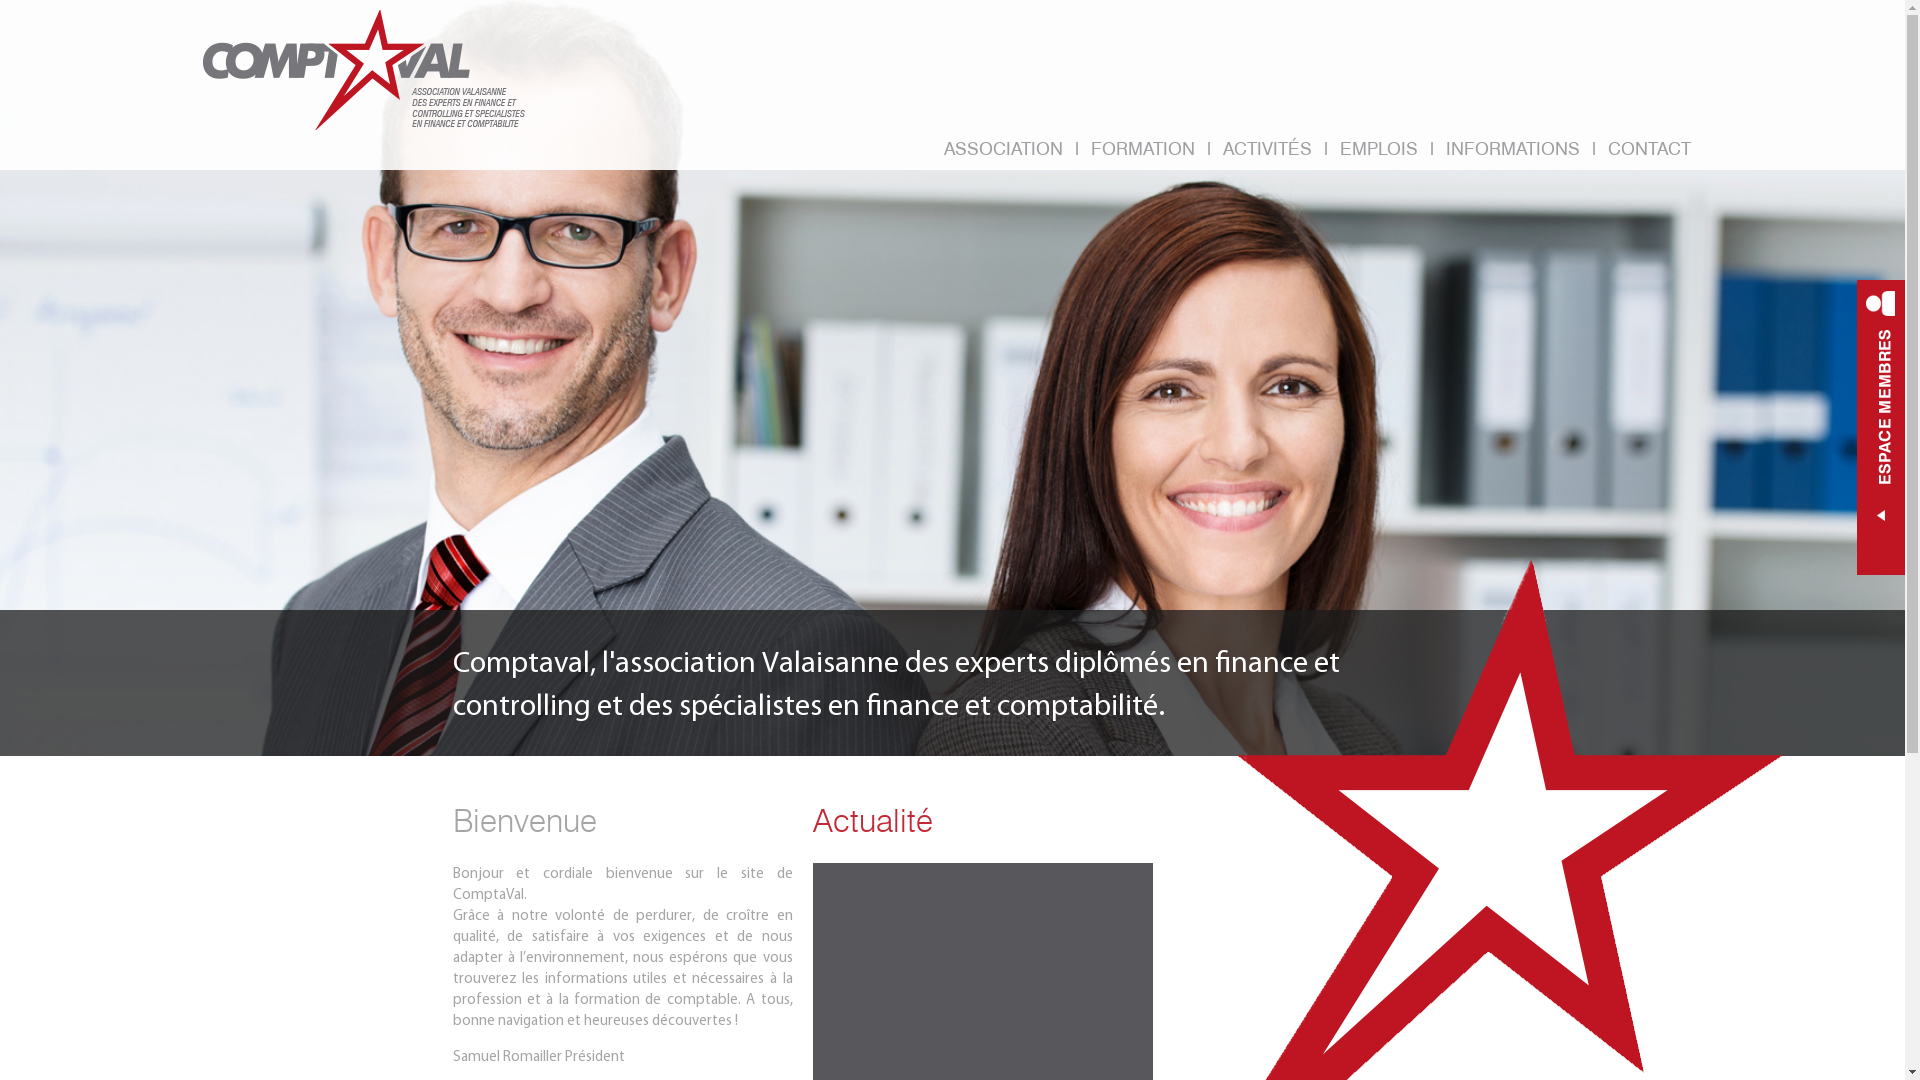  Describe the element at coordinates (1377, 149) in the screenshot. I see `'EMPLOIS'` at that location.